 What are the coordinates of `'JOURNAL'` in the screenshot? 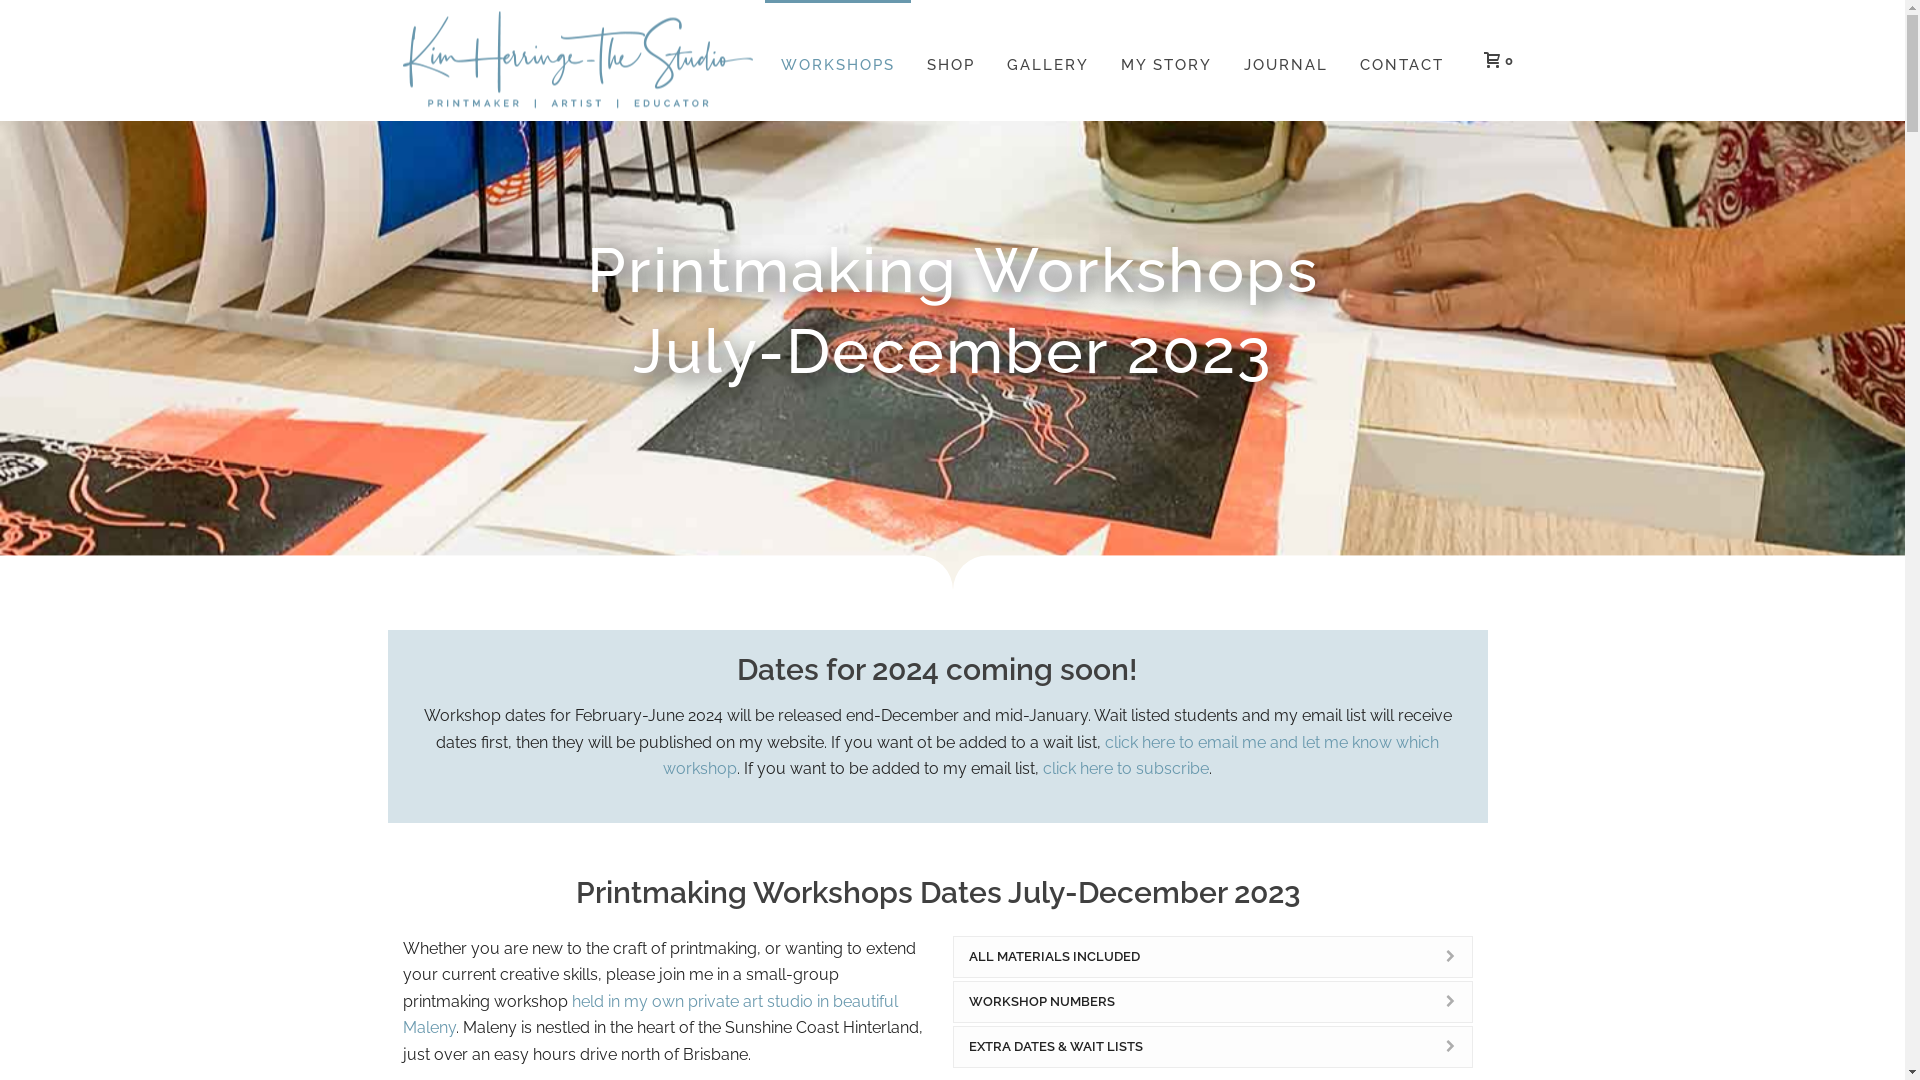 It's located at (1286, 59).